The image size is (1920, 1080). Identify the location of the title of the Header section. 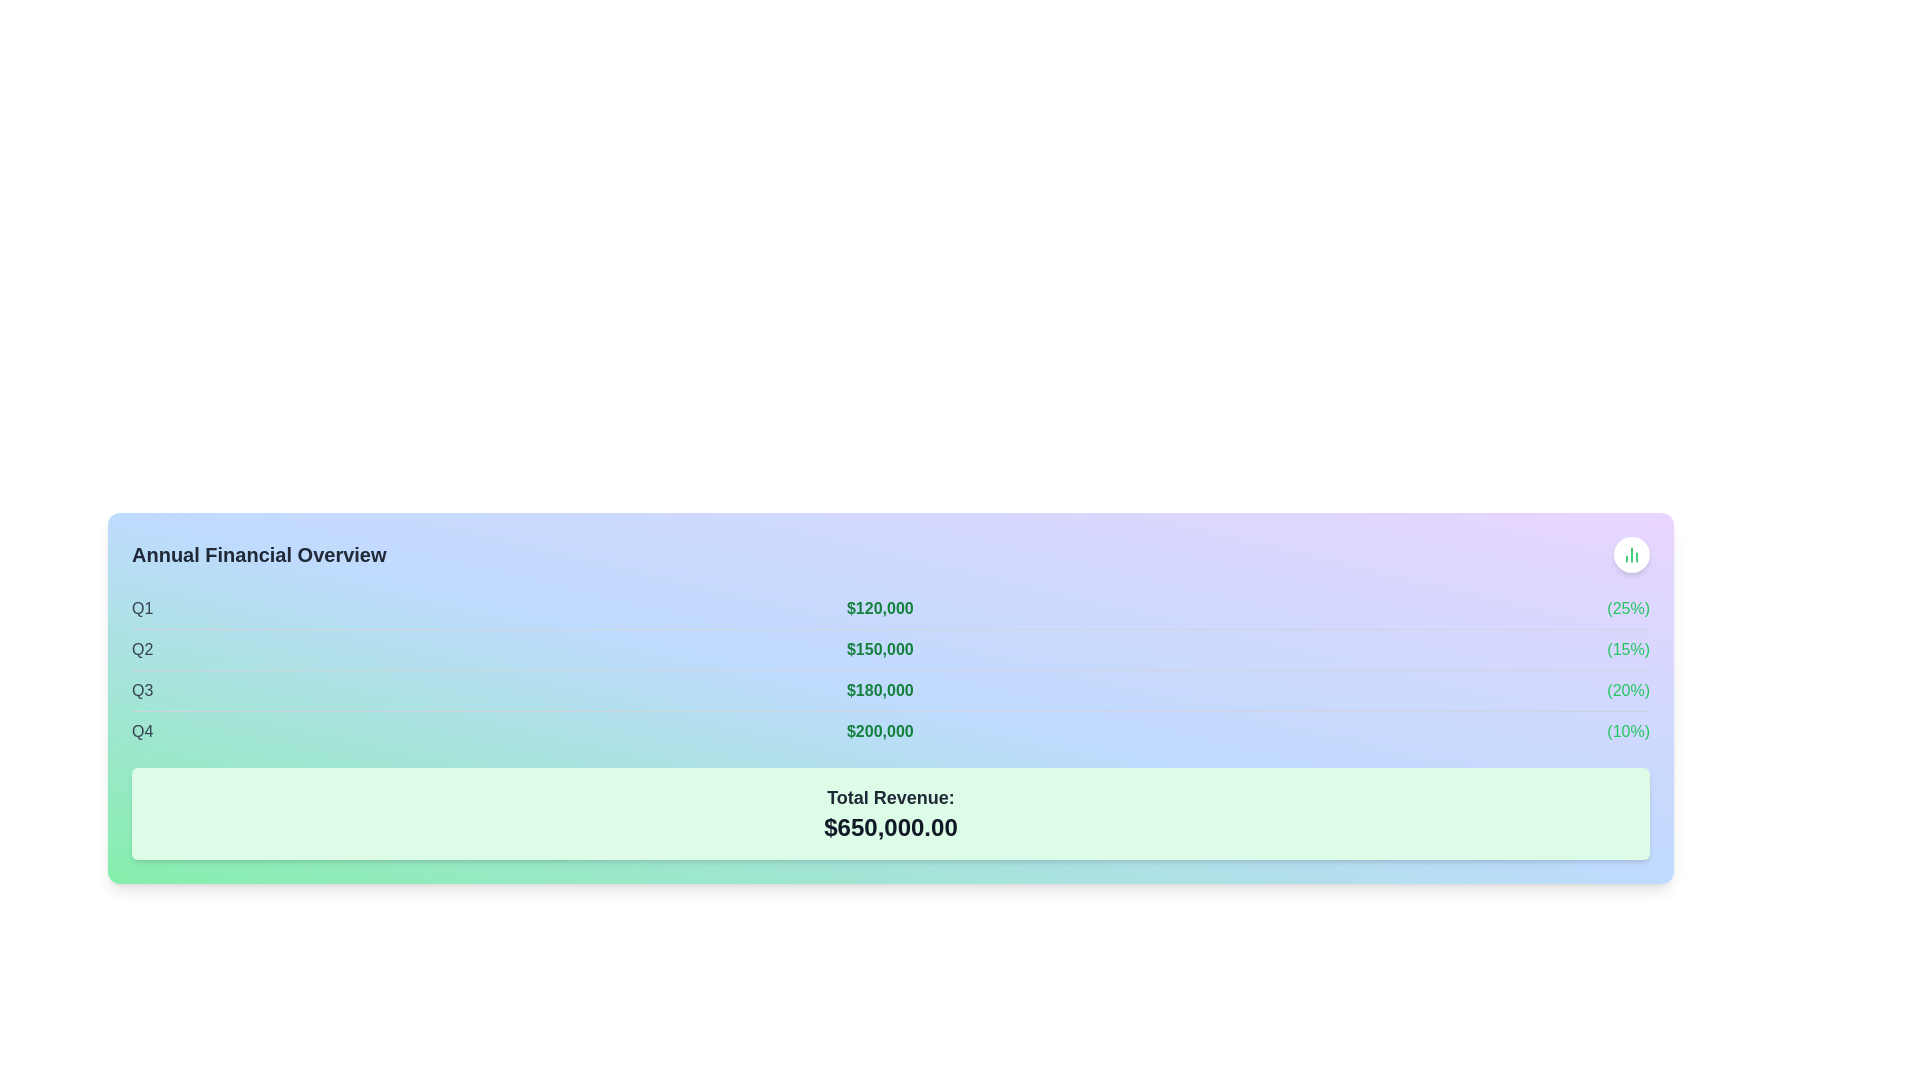
(890, 555).